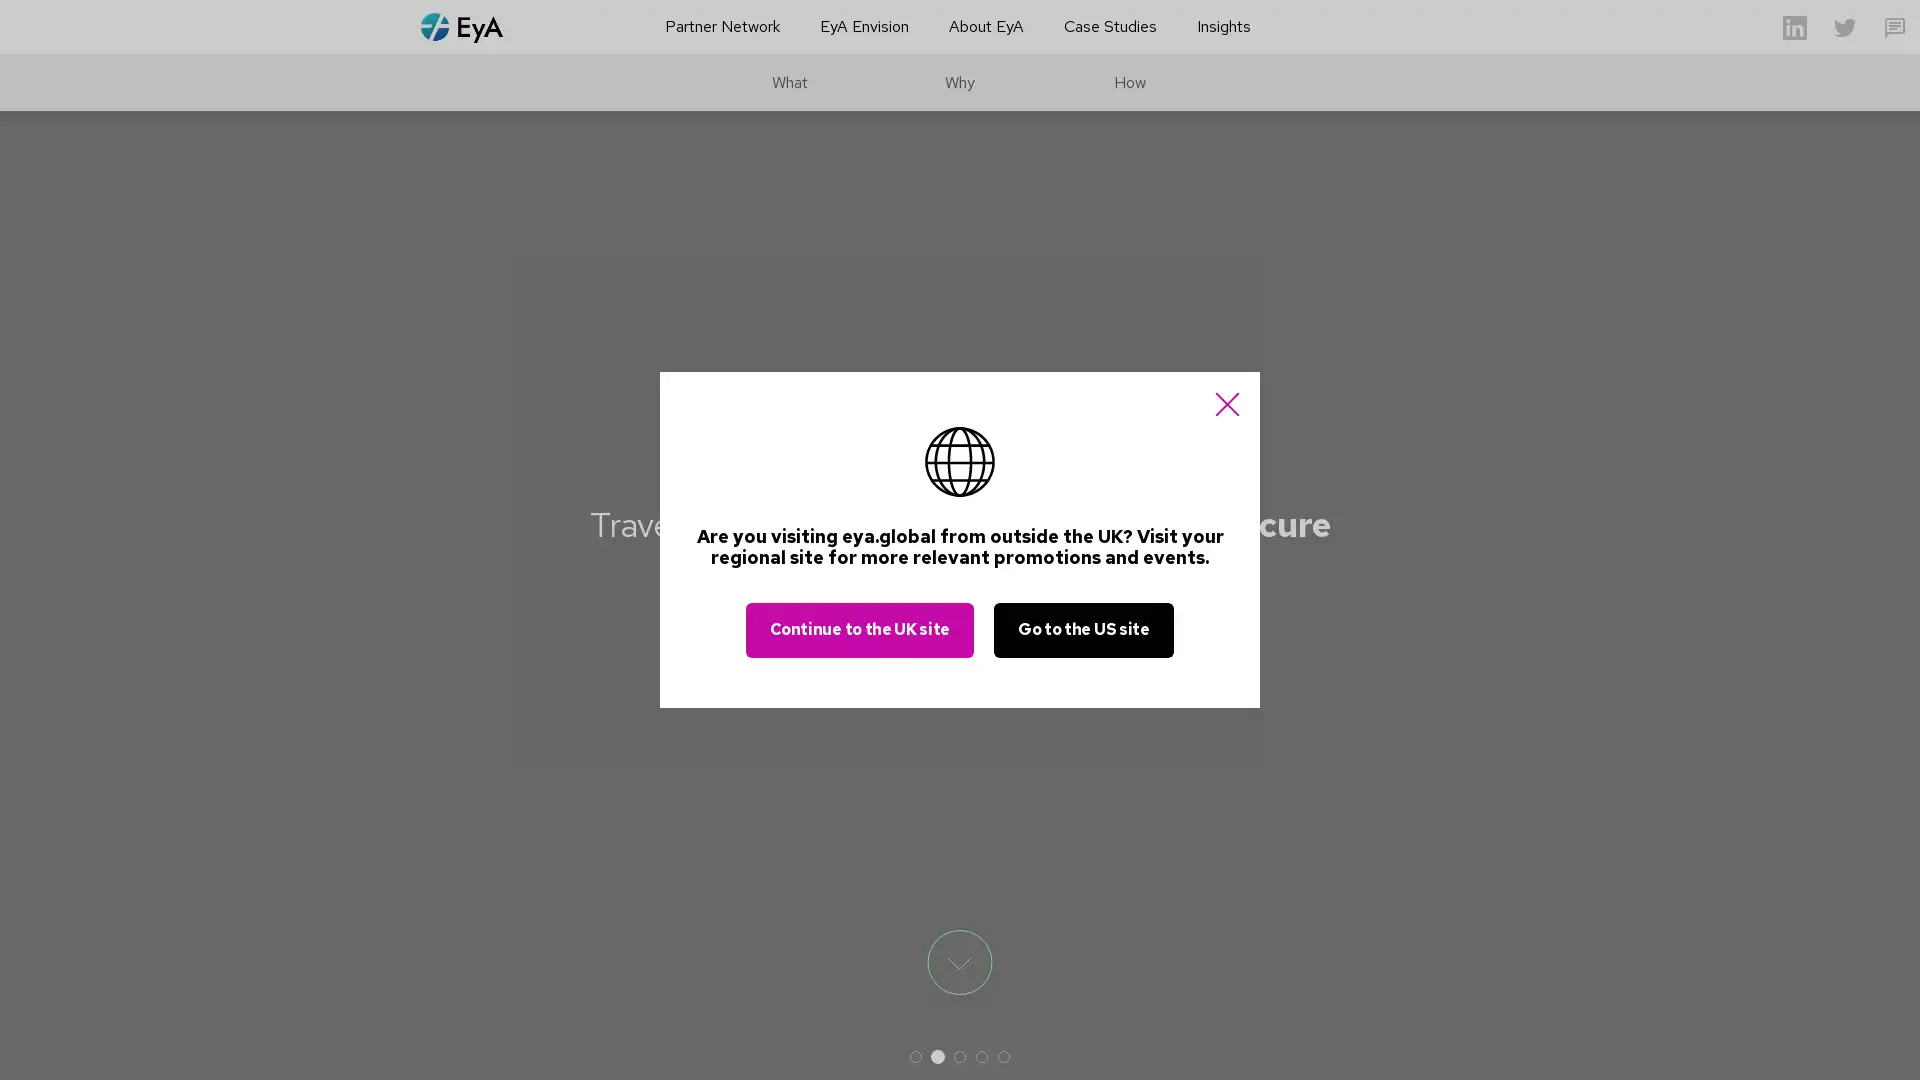 Image resolution: width=1920 pixels, height=1080 pixels. I want to click on 1, so click(915, 1055).